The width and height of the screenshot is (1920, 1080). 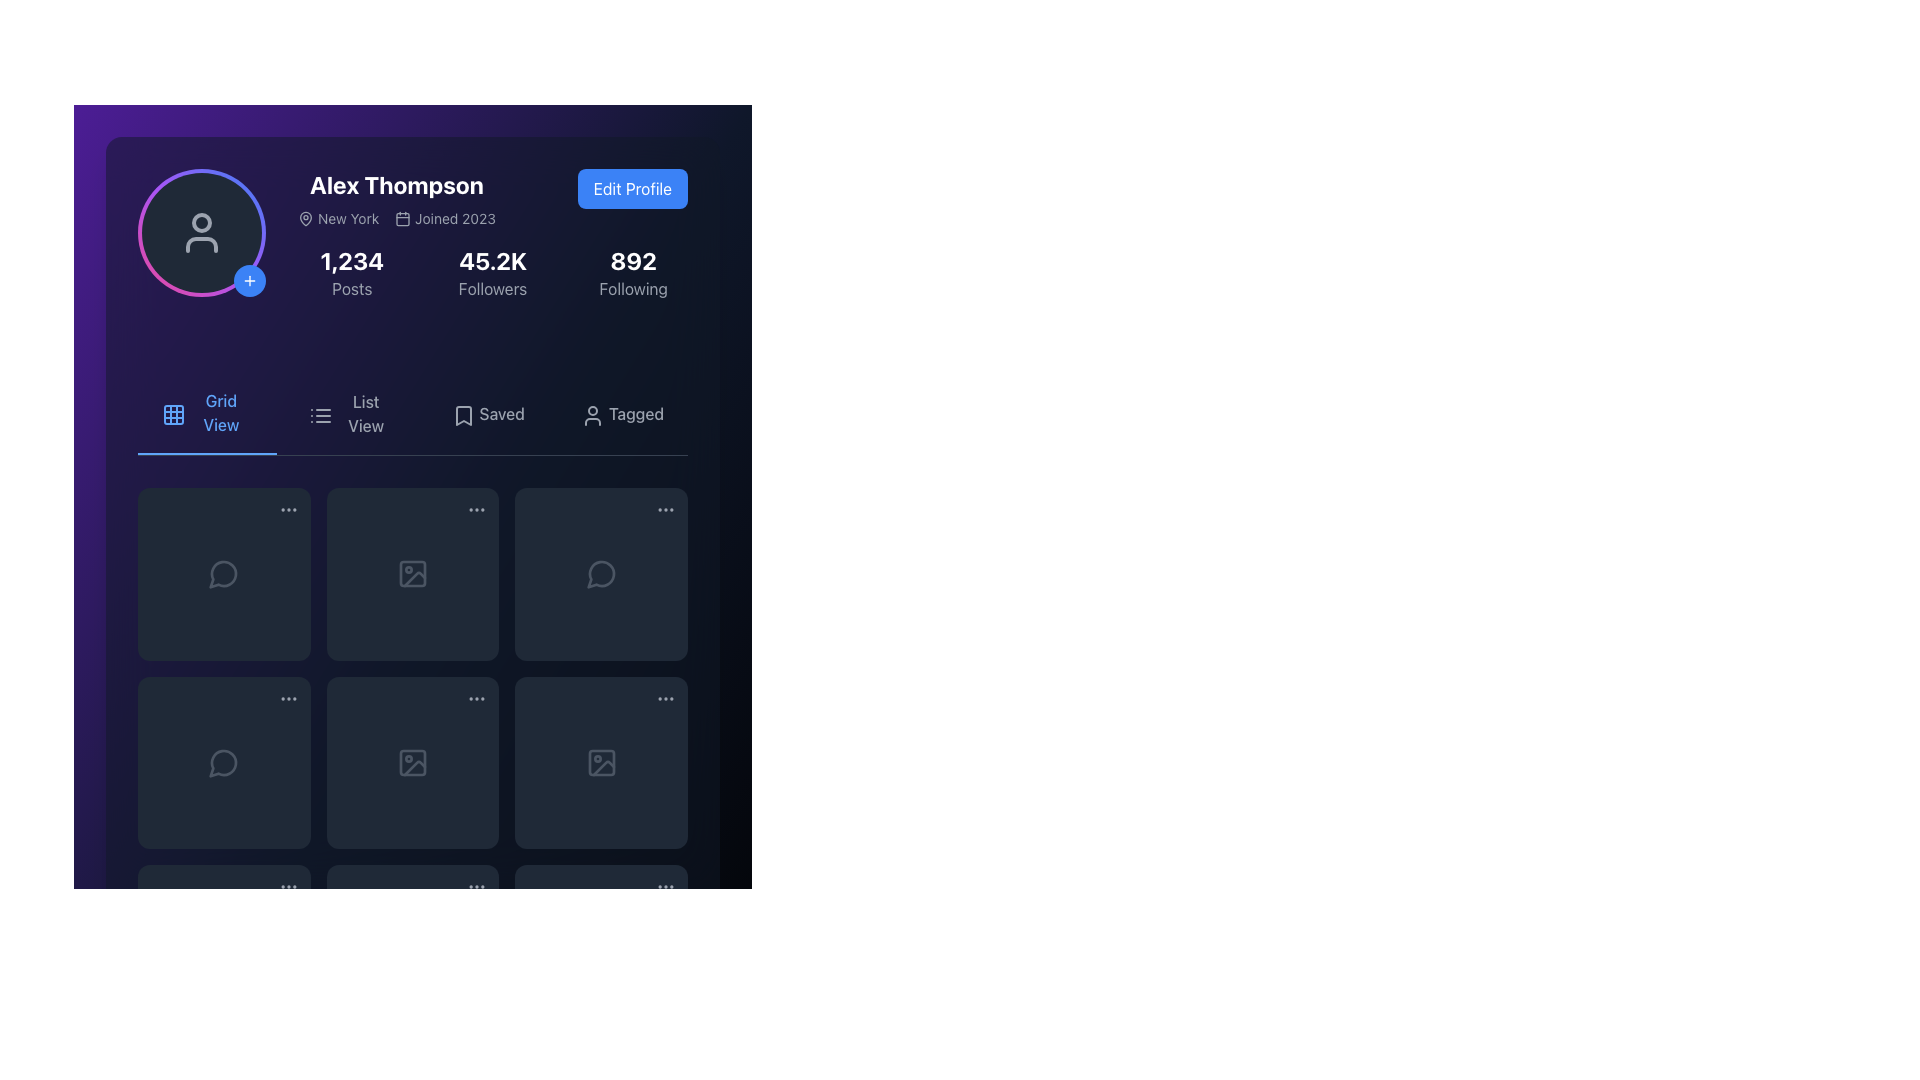 I want to click on the Ellipsis button located at the top-right corner of the first item in the grid layout to trigger its visual transition effects, so click(x=287, y=508).